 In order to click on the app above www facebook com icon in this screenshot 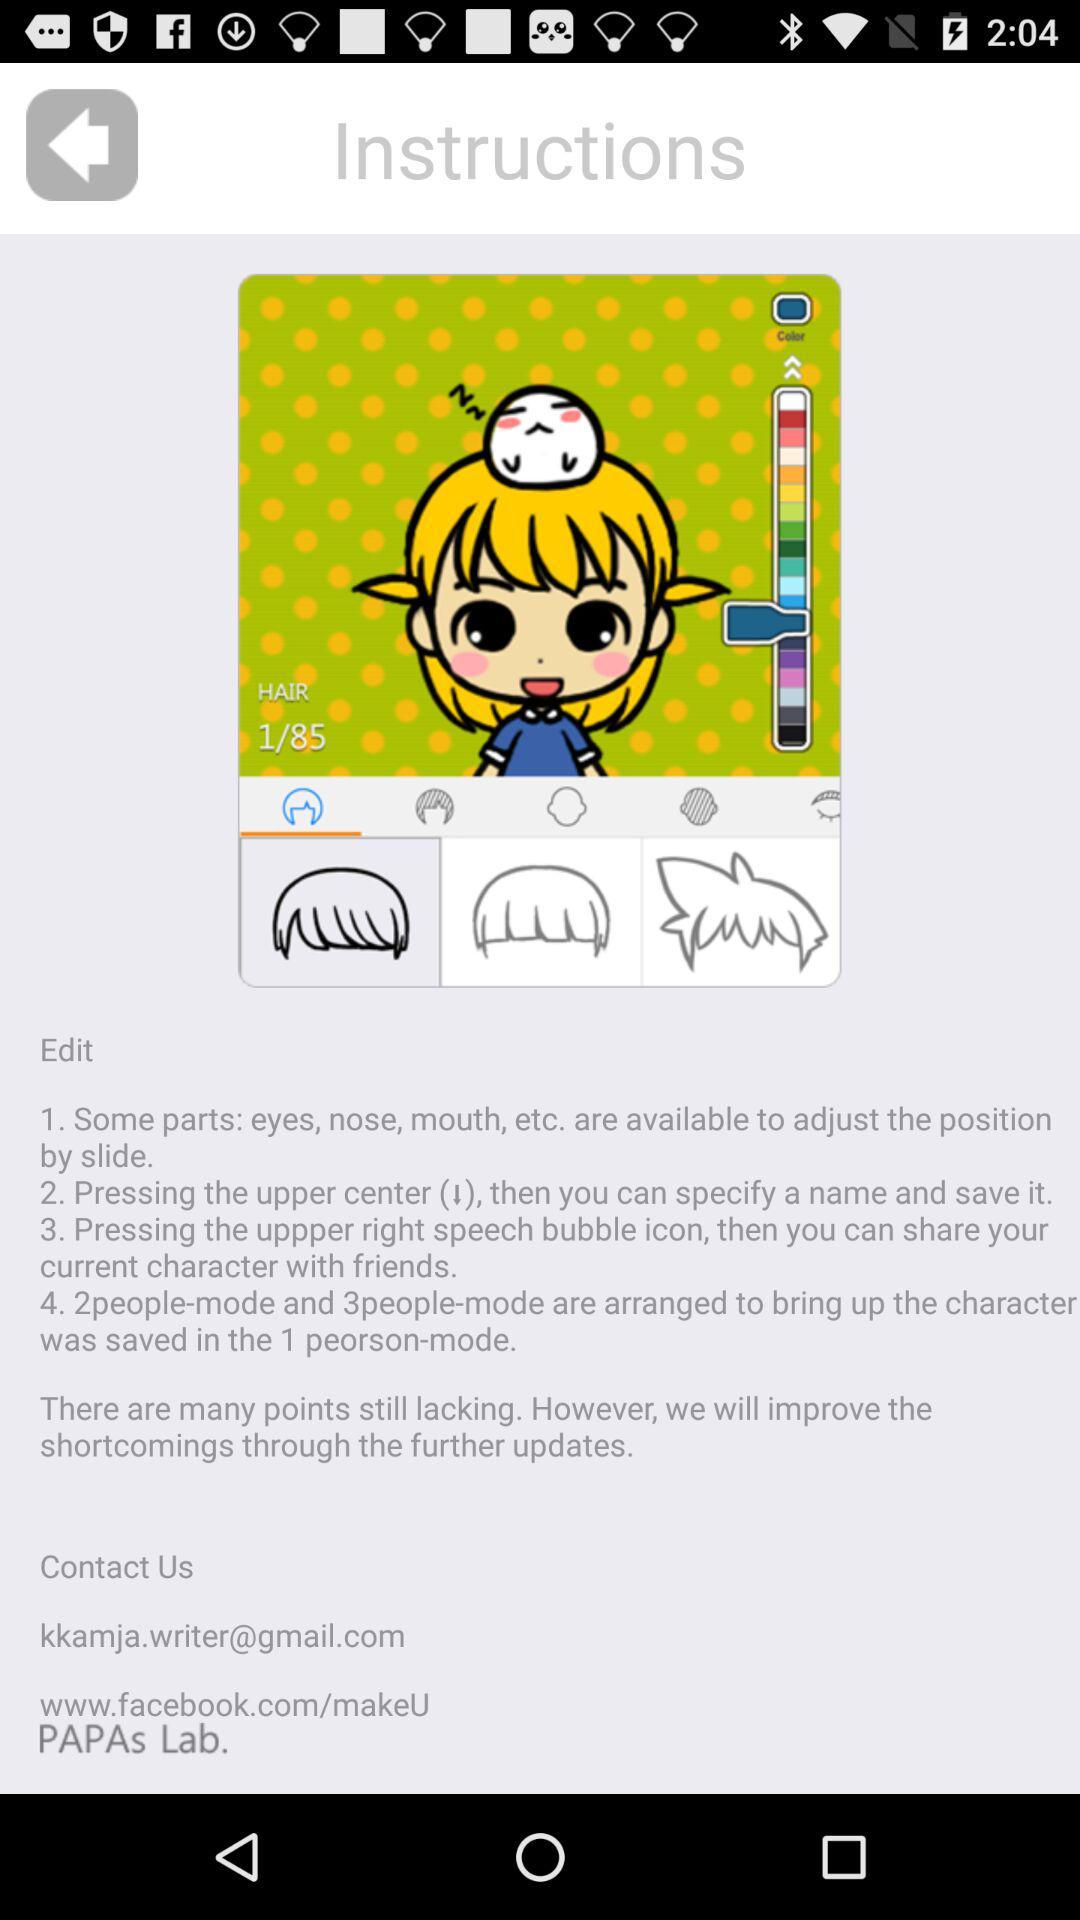, I will do `click(222, 1634)`.